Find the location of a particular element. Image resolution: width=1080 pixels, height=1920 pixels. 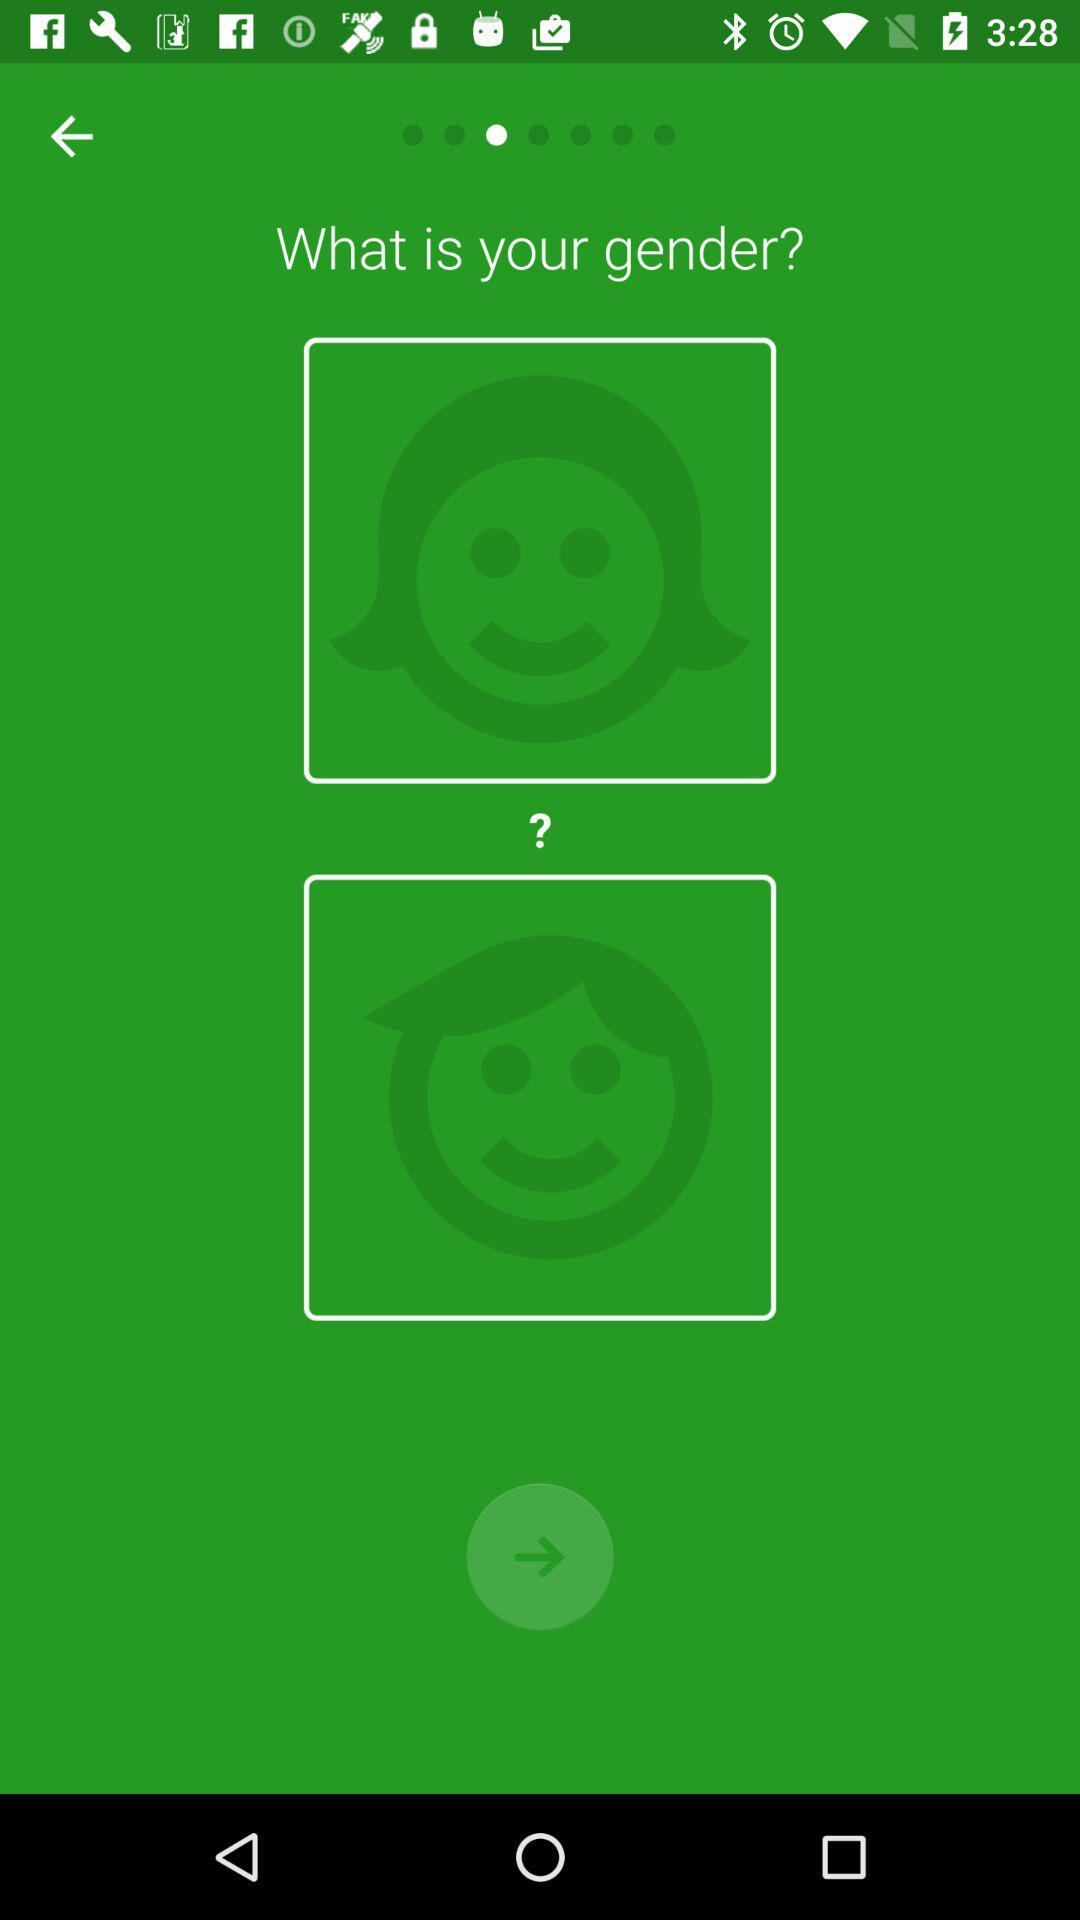

go forward is located at coordinates (540, 1555).